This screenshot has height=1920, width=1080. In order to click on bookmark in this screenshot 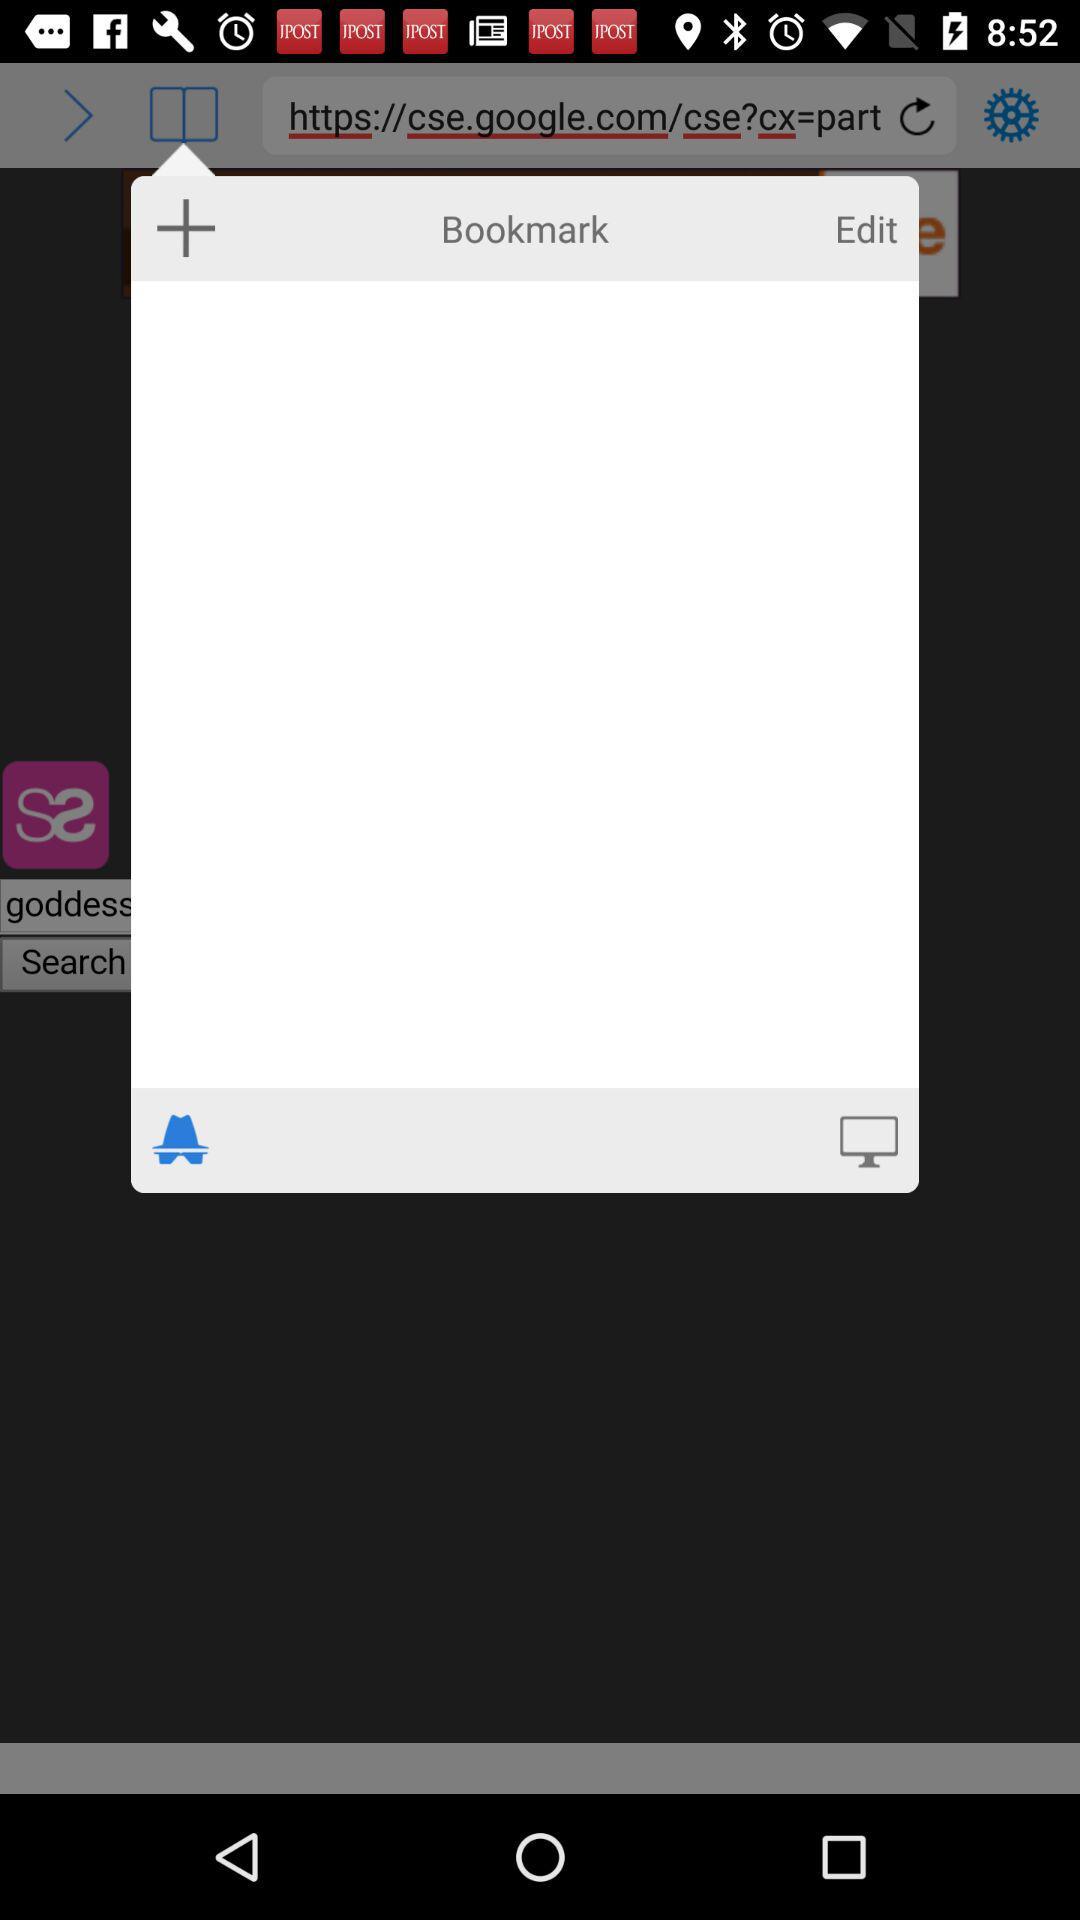, I will do `click(186, 227)`.